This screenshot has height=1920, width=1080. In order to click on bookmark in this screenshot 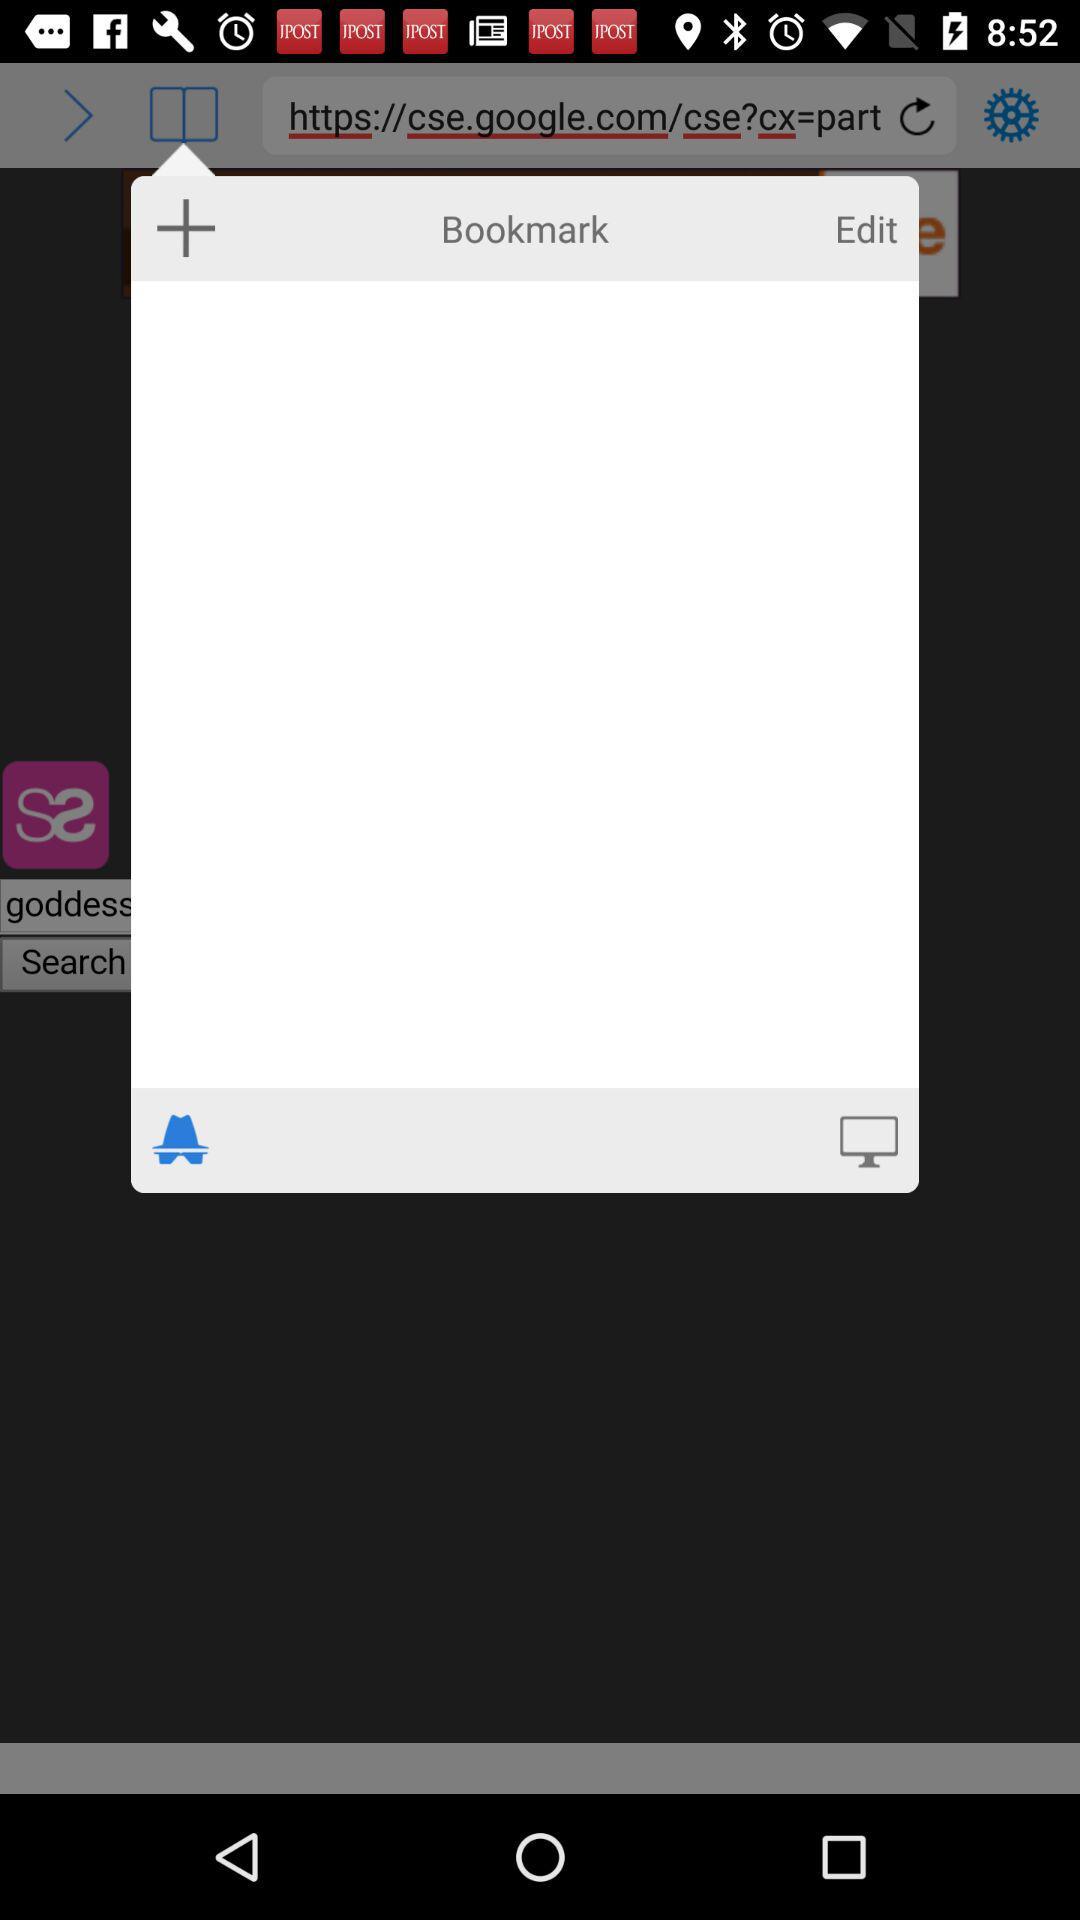, I will do `click(186, 227)`.